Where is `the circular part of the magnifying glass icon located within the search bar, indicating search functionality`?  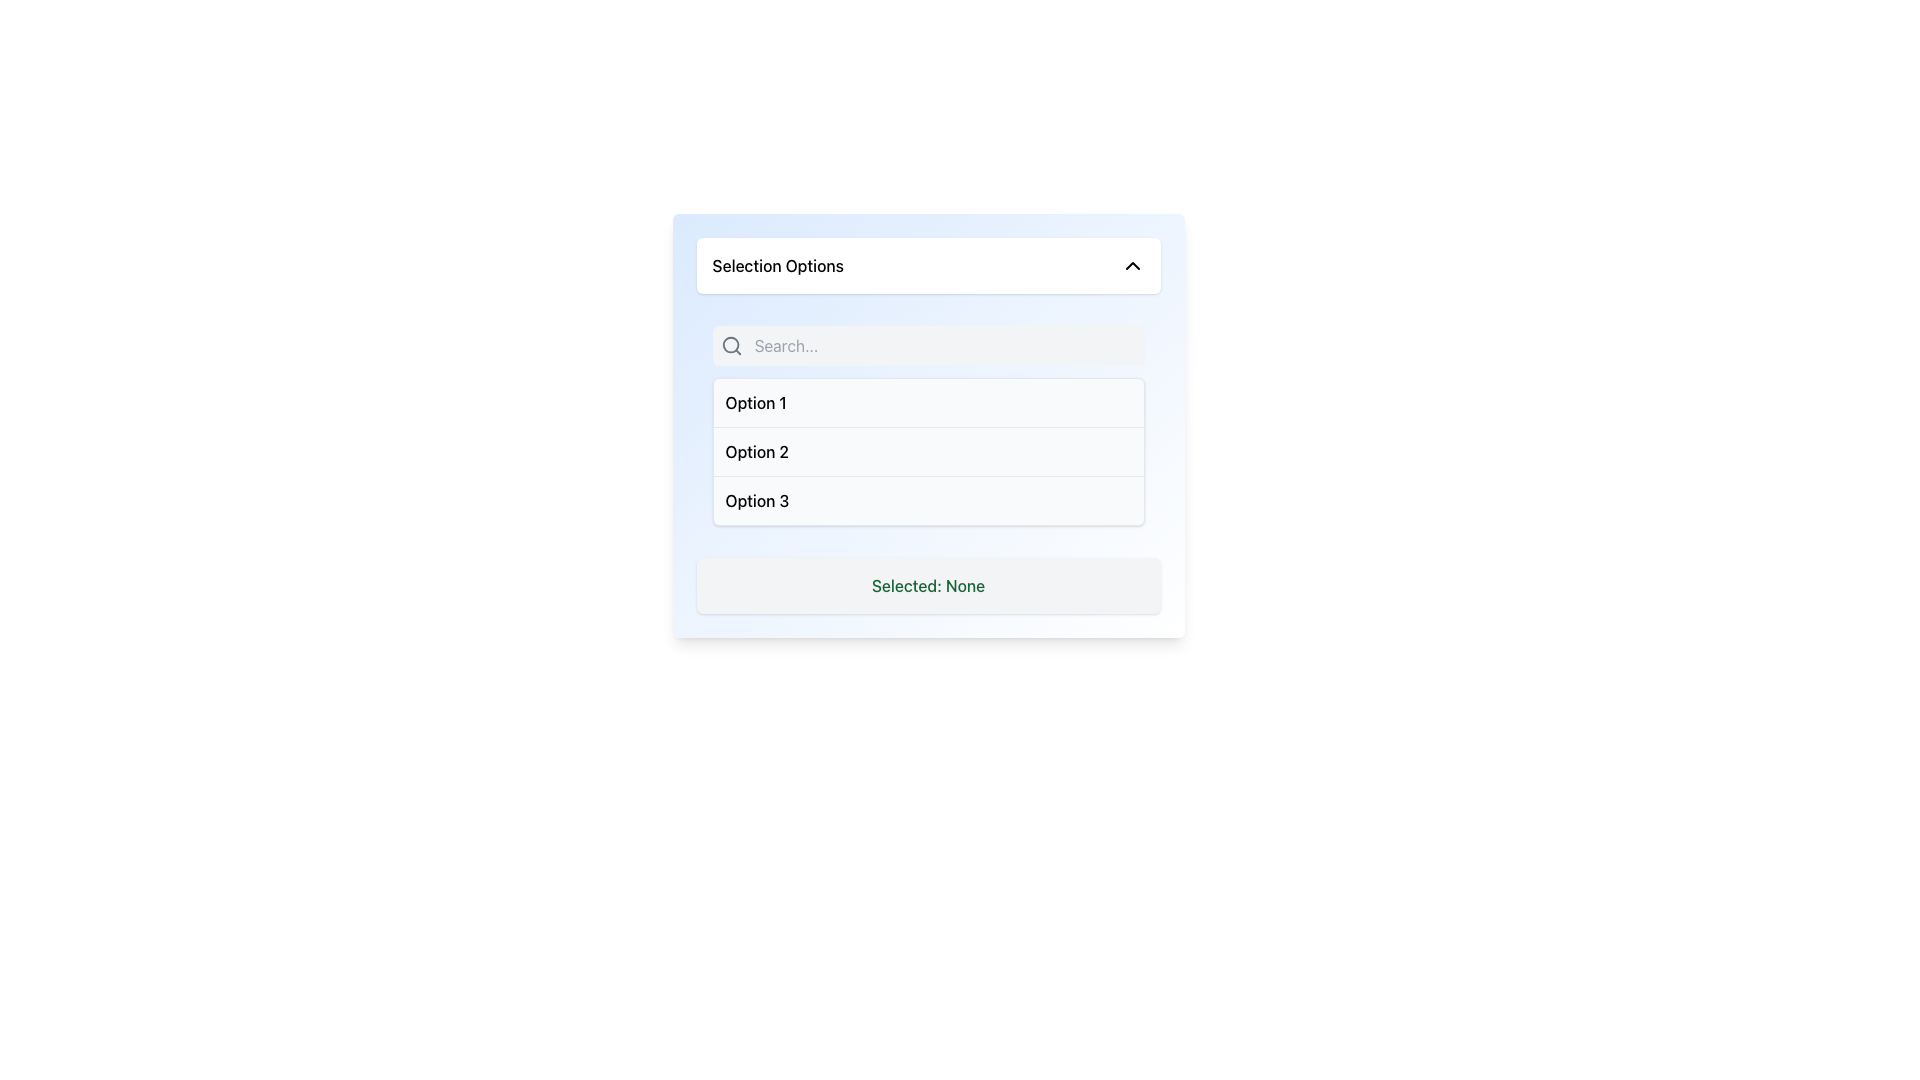
the circular part of the magnifying glass icon located within the search bar, indicating search functionality is located at coordinates (729, 344).